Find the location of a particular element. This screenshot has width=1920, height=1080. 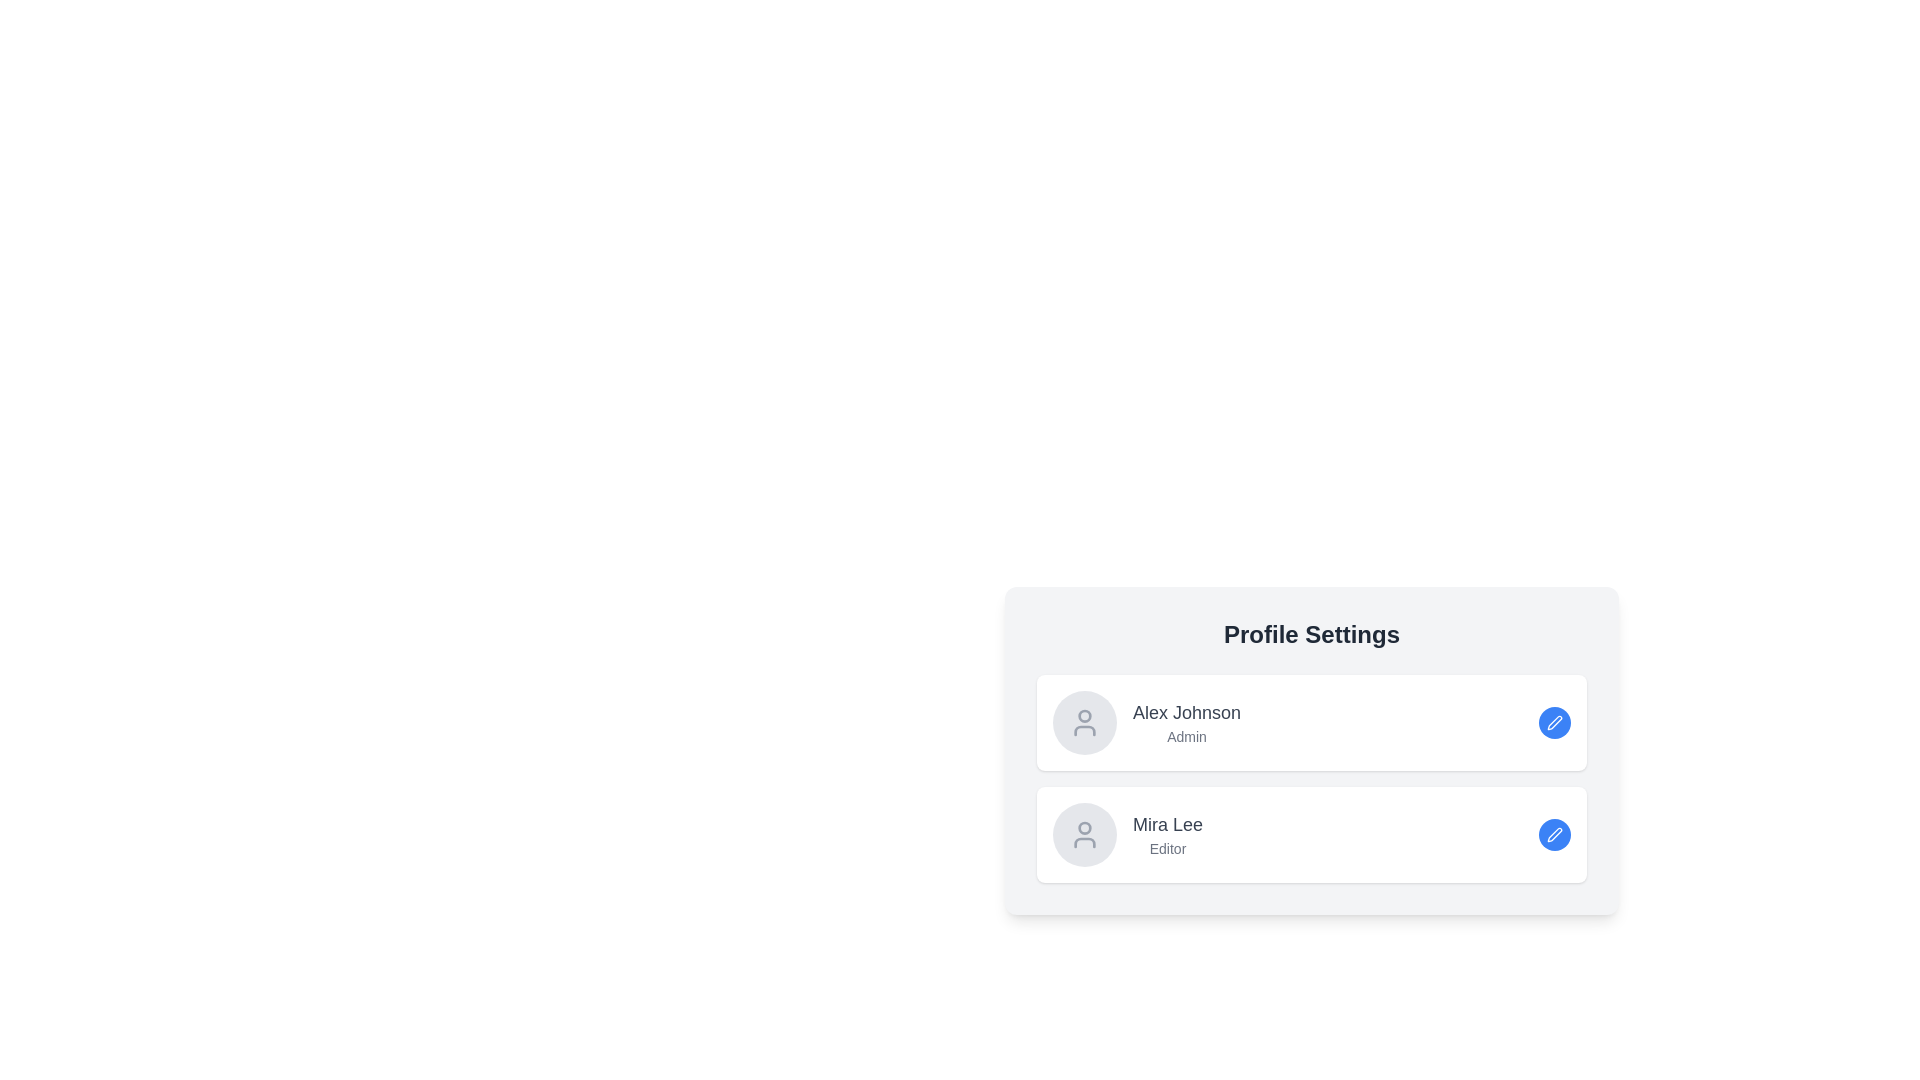

the edit button for 'Alex Johnson, Admin' in the Profile Settings is located at coordinates (1554, 722).